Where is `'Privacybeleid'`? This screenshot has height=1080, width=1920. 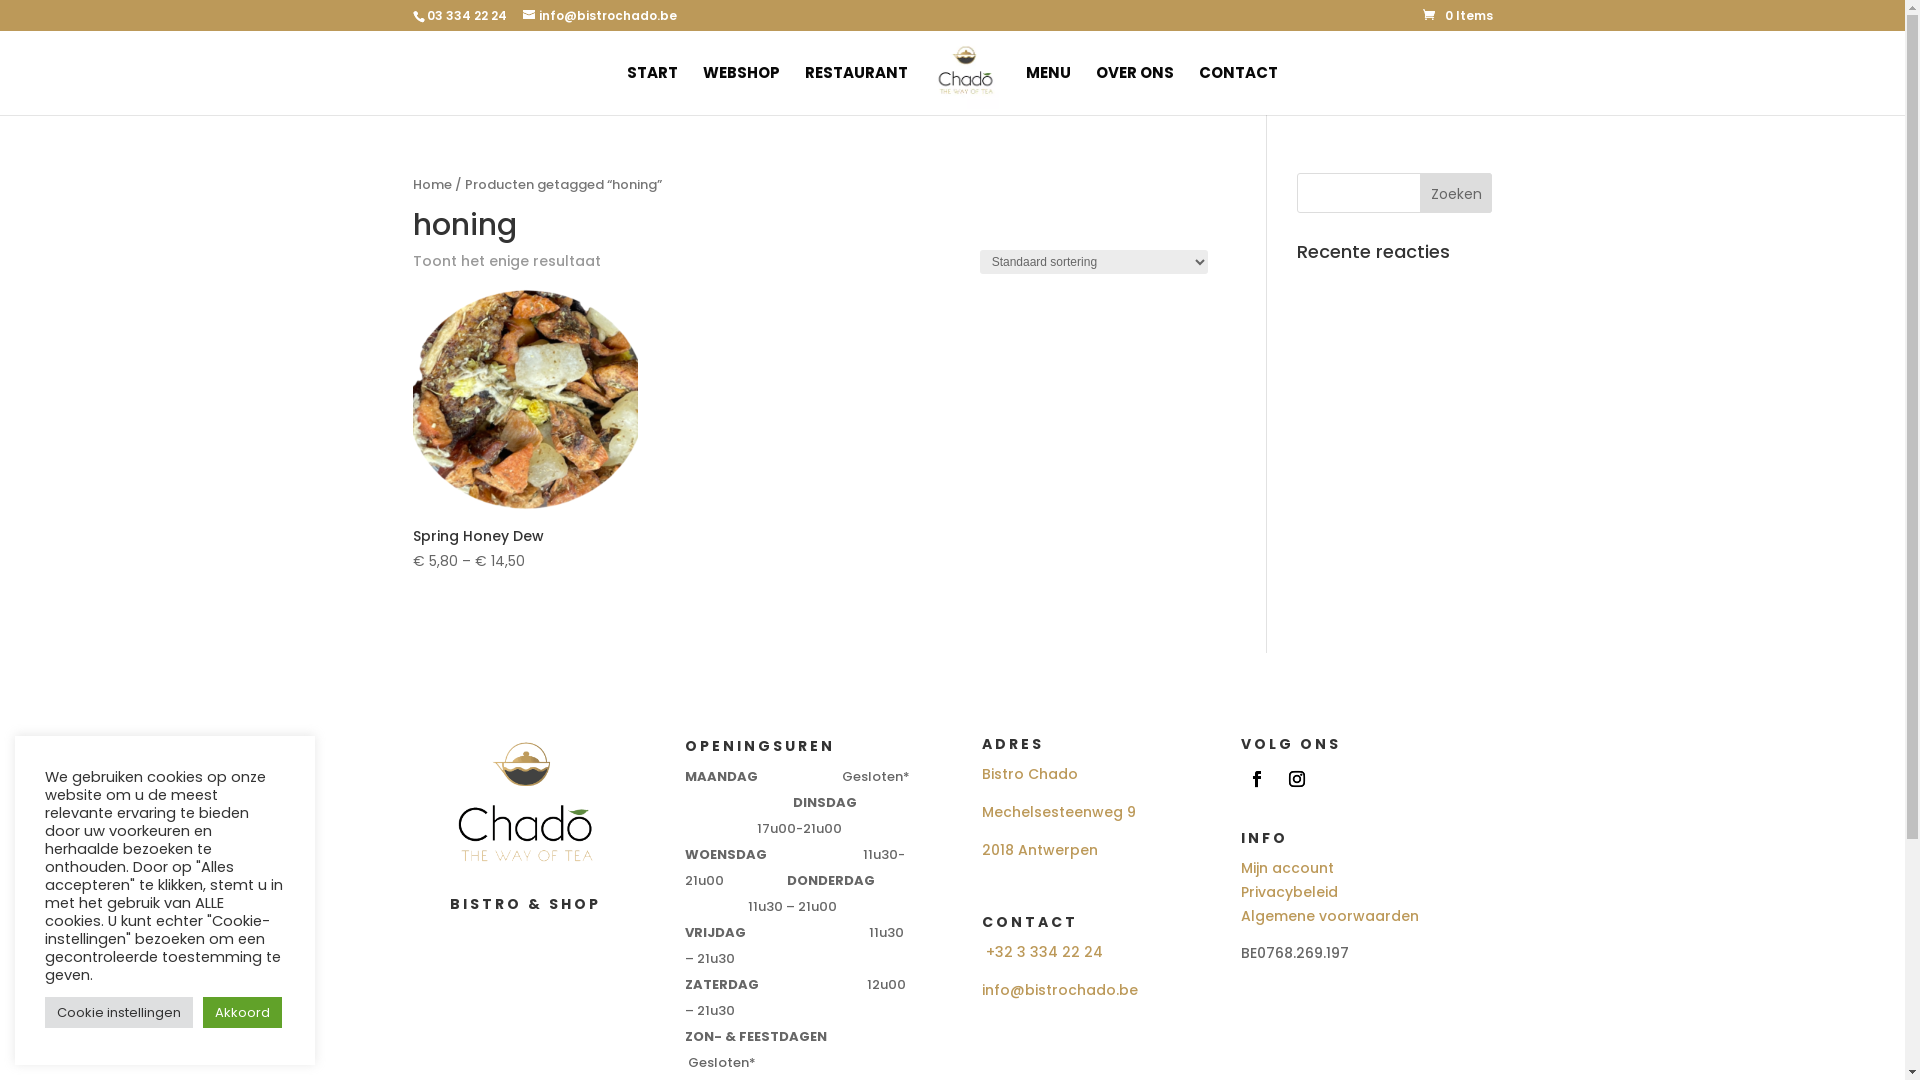 'Privacybeleid' is located at coordinates (1289, 890).